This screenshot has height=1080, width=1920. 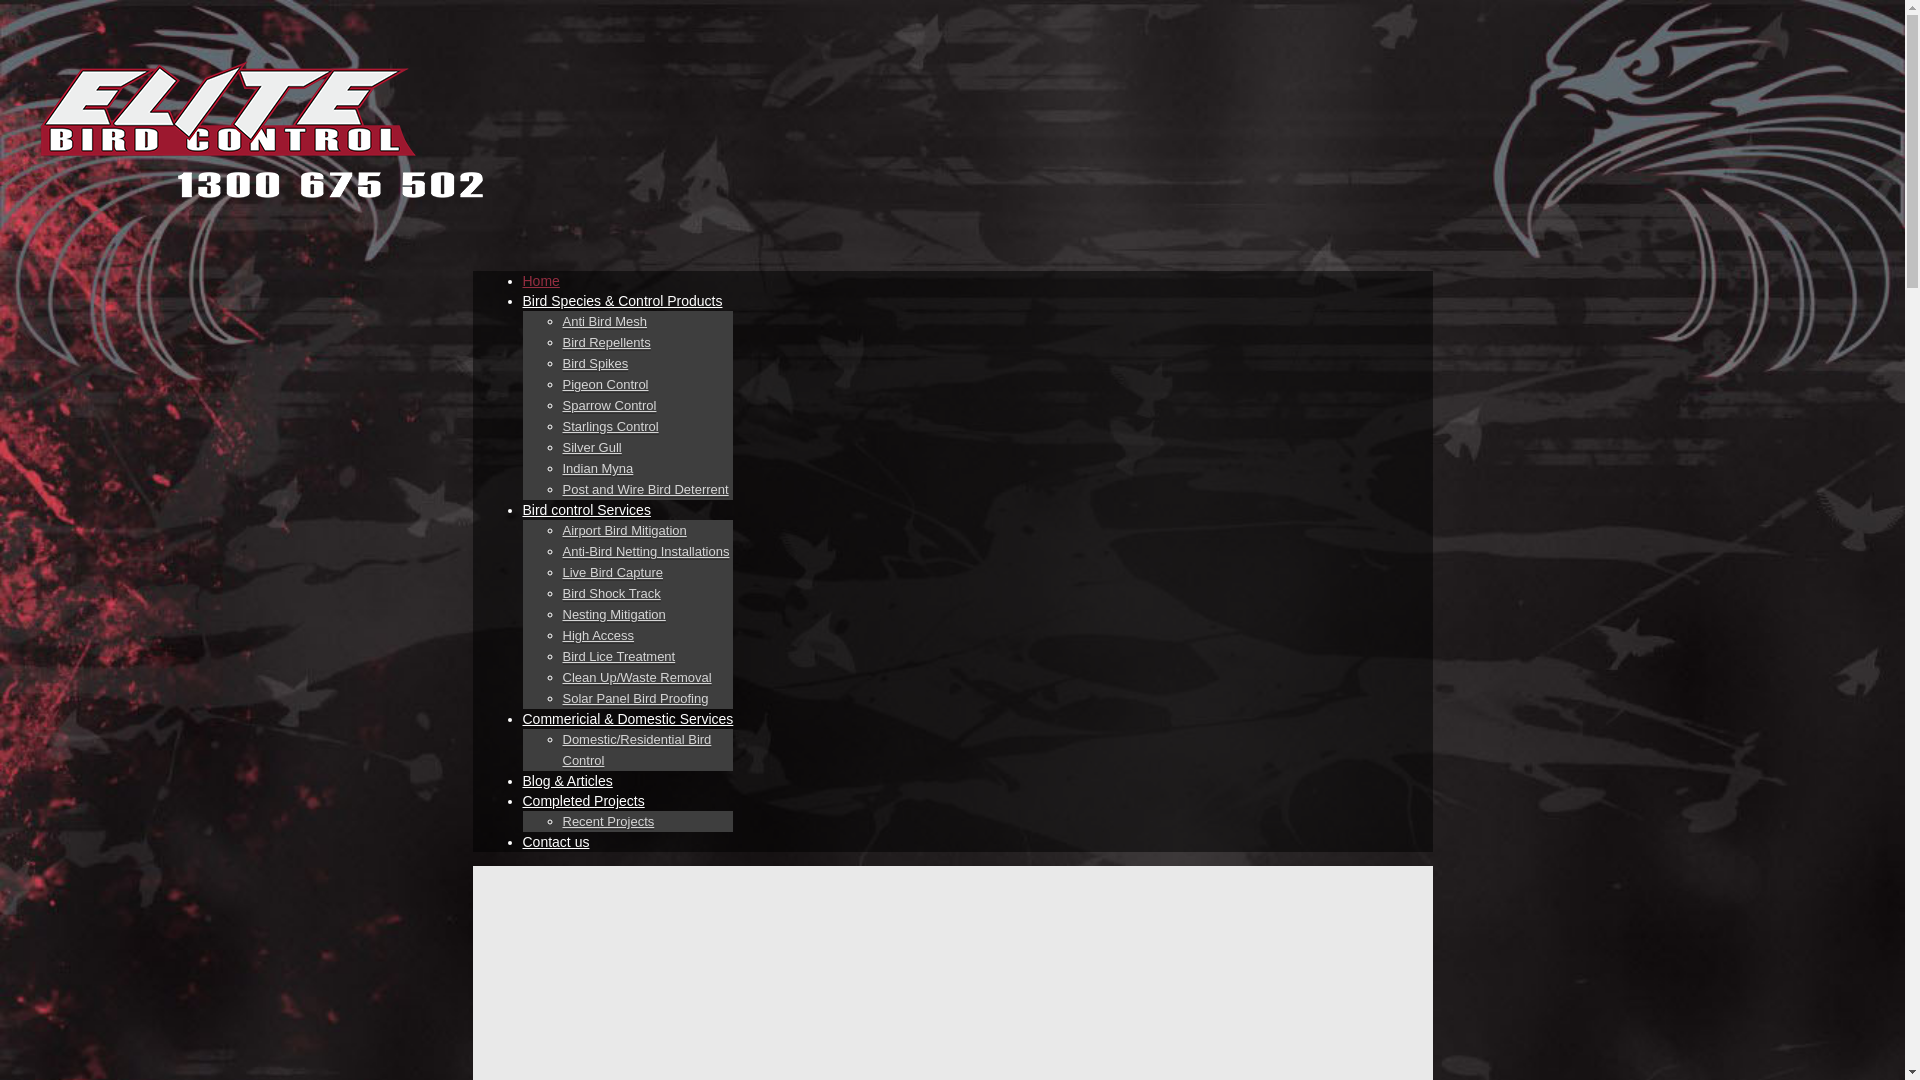 I want to click on 'Bird Lice Treatment', so click(x=617, y=656).